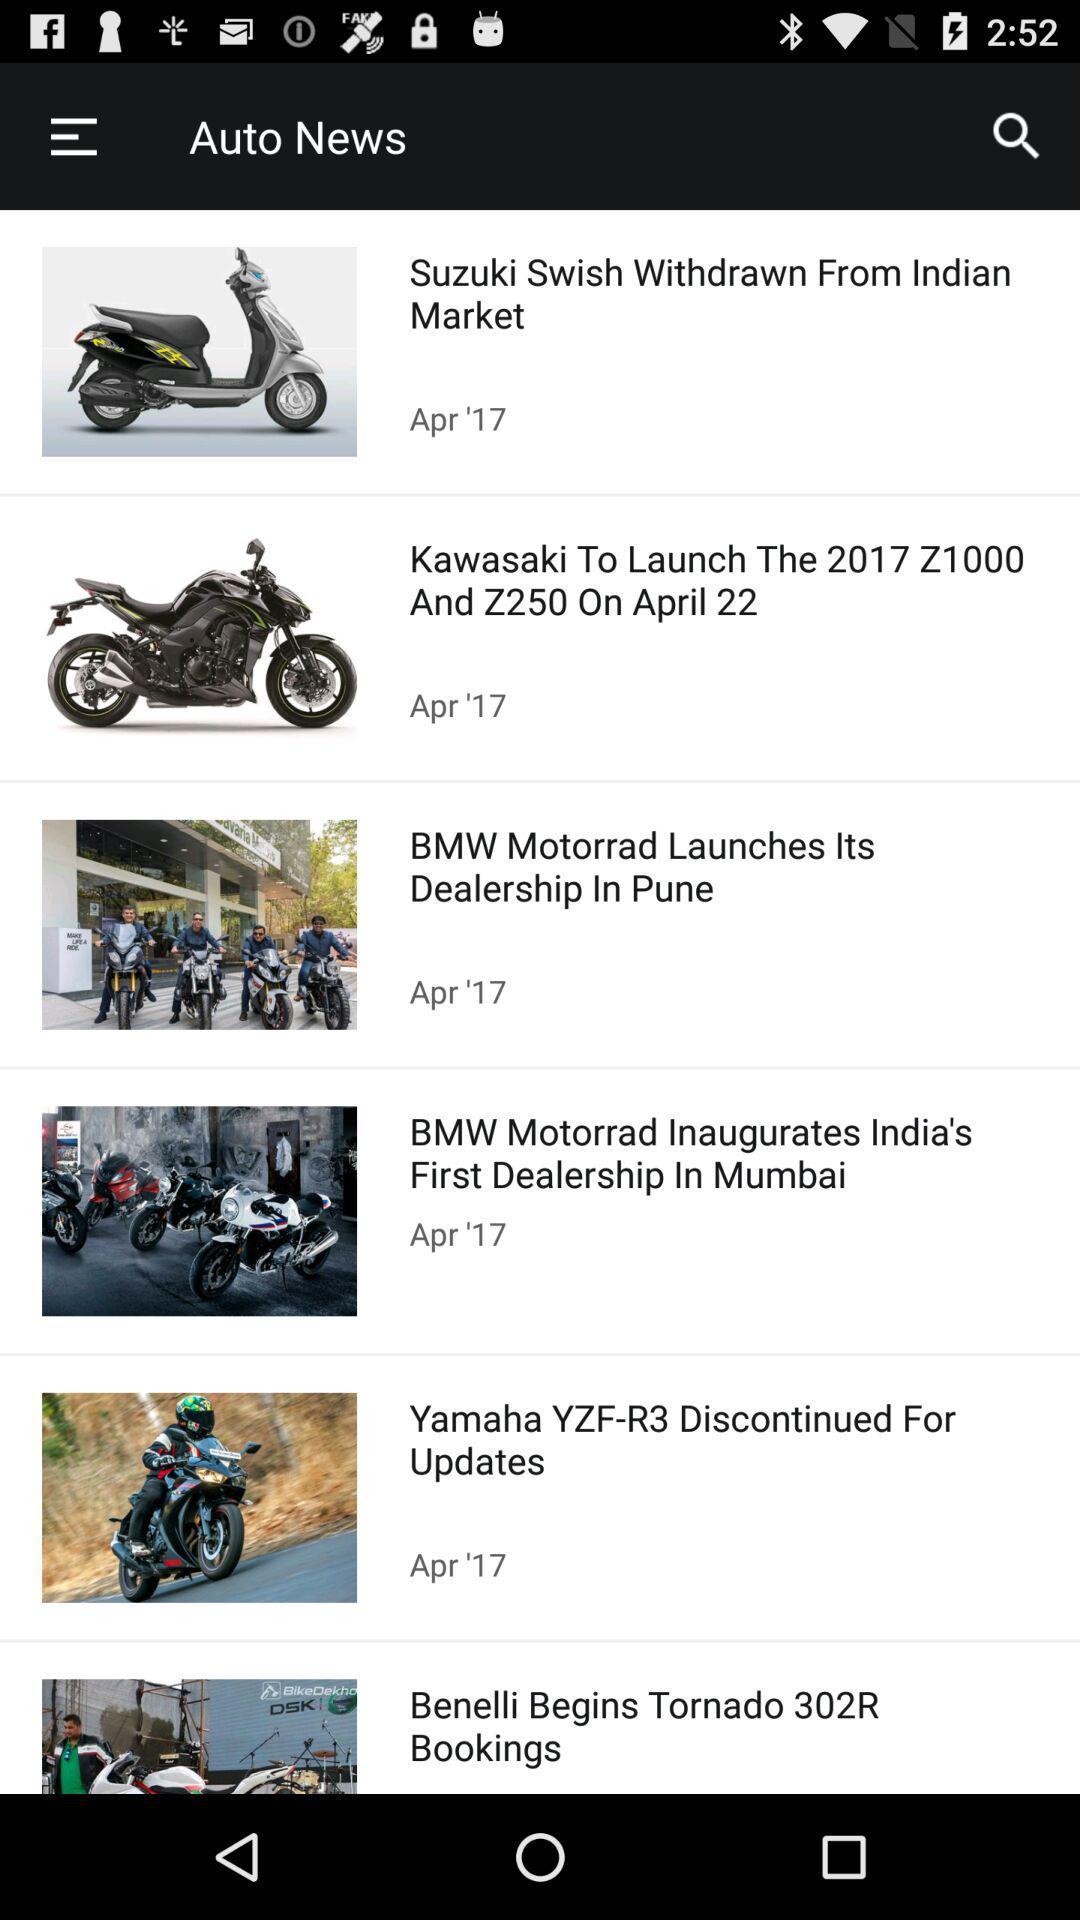 This screenshot has height=1920, width=1080. What do you see at coordinates (199, 924) in the screenshot?
I see `the third image from the top` at bounding box center [199, 924].